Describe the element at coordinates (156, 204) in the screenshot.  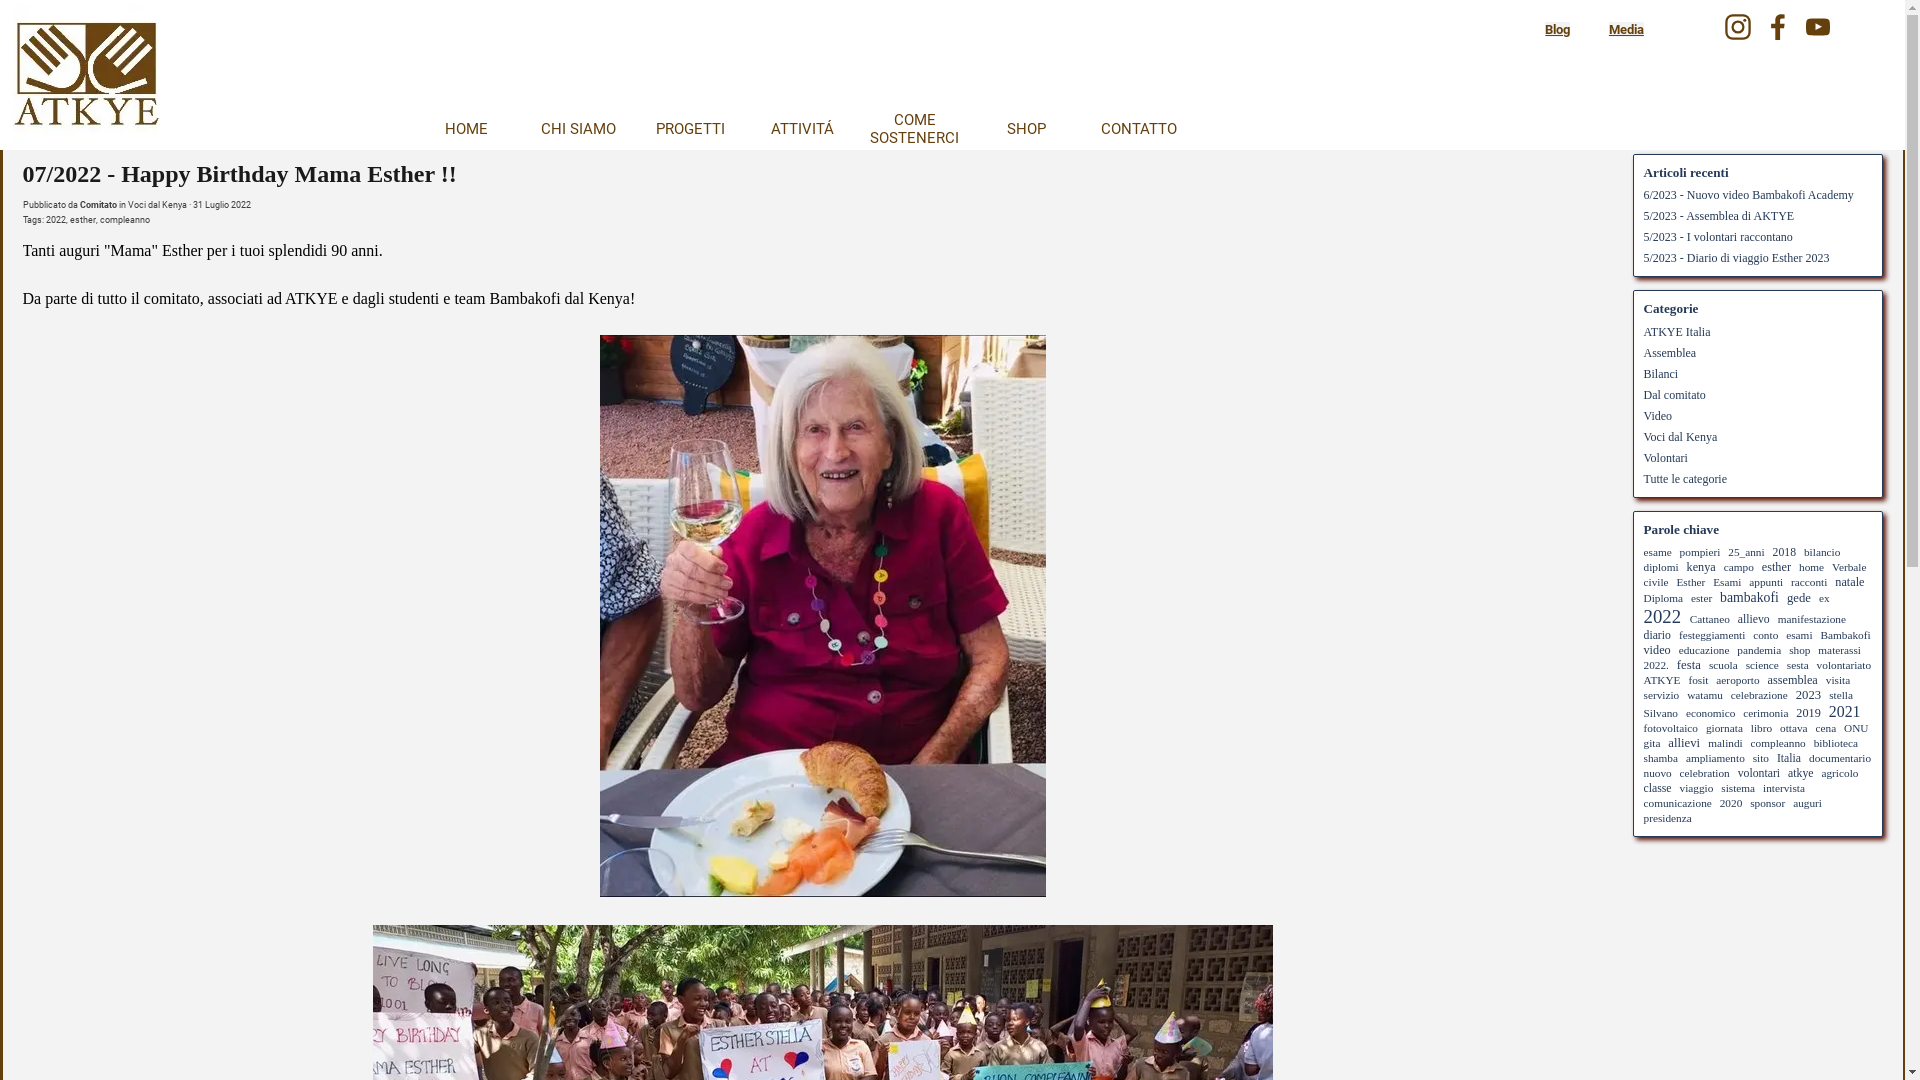
I see `'Voci dal Kenya'` at that location.